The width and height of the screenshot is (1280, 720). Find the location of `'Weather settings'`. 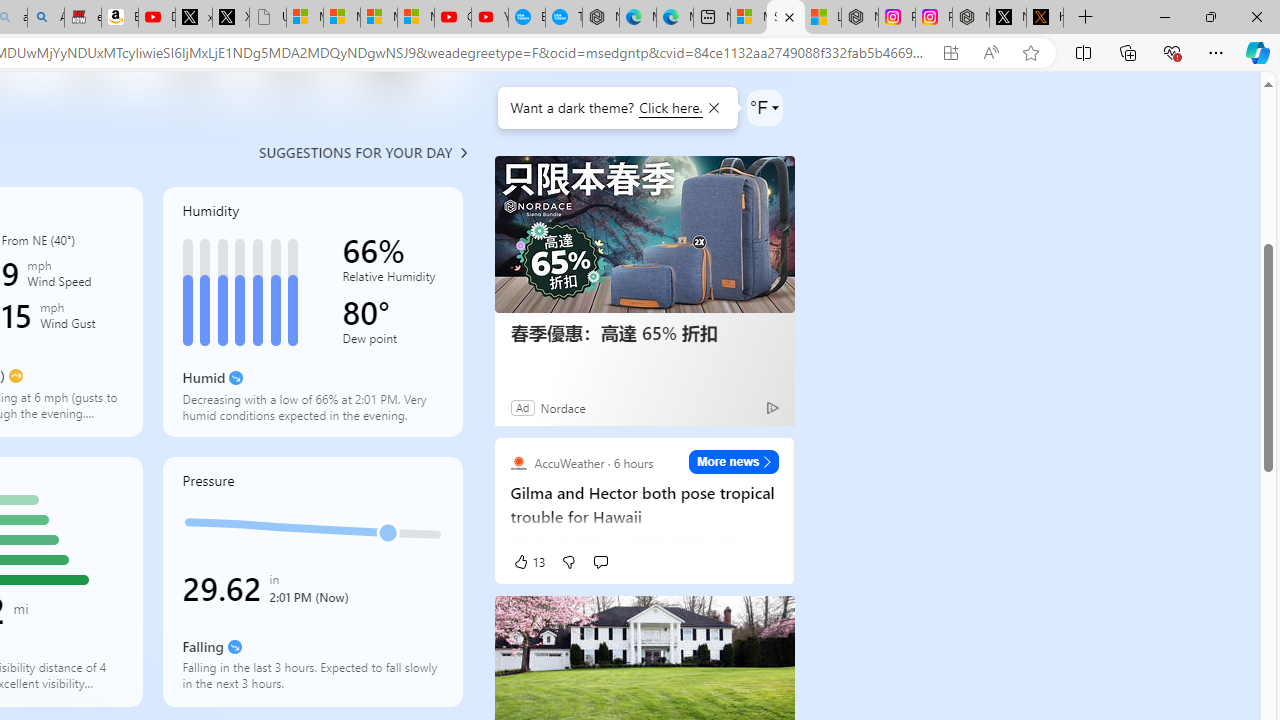

'Weather settings' is located at coordinates (763, 108).